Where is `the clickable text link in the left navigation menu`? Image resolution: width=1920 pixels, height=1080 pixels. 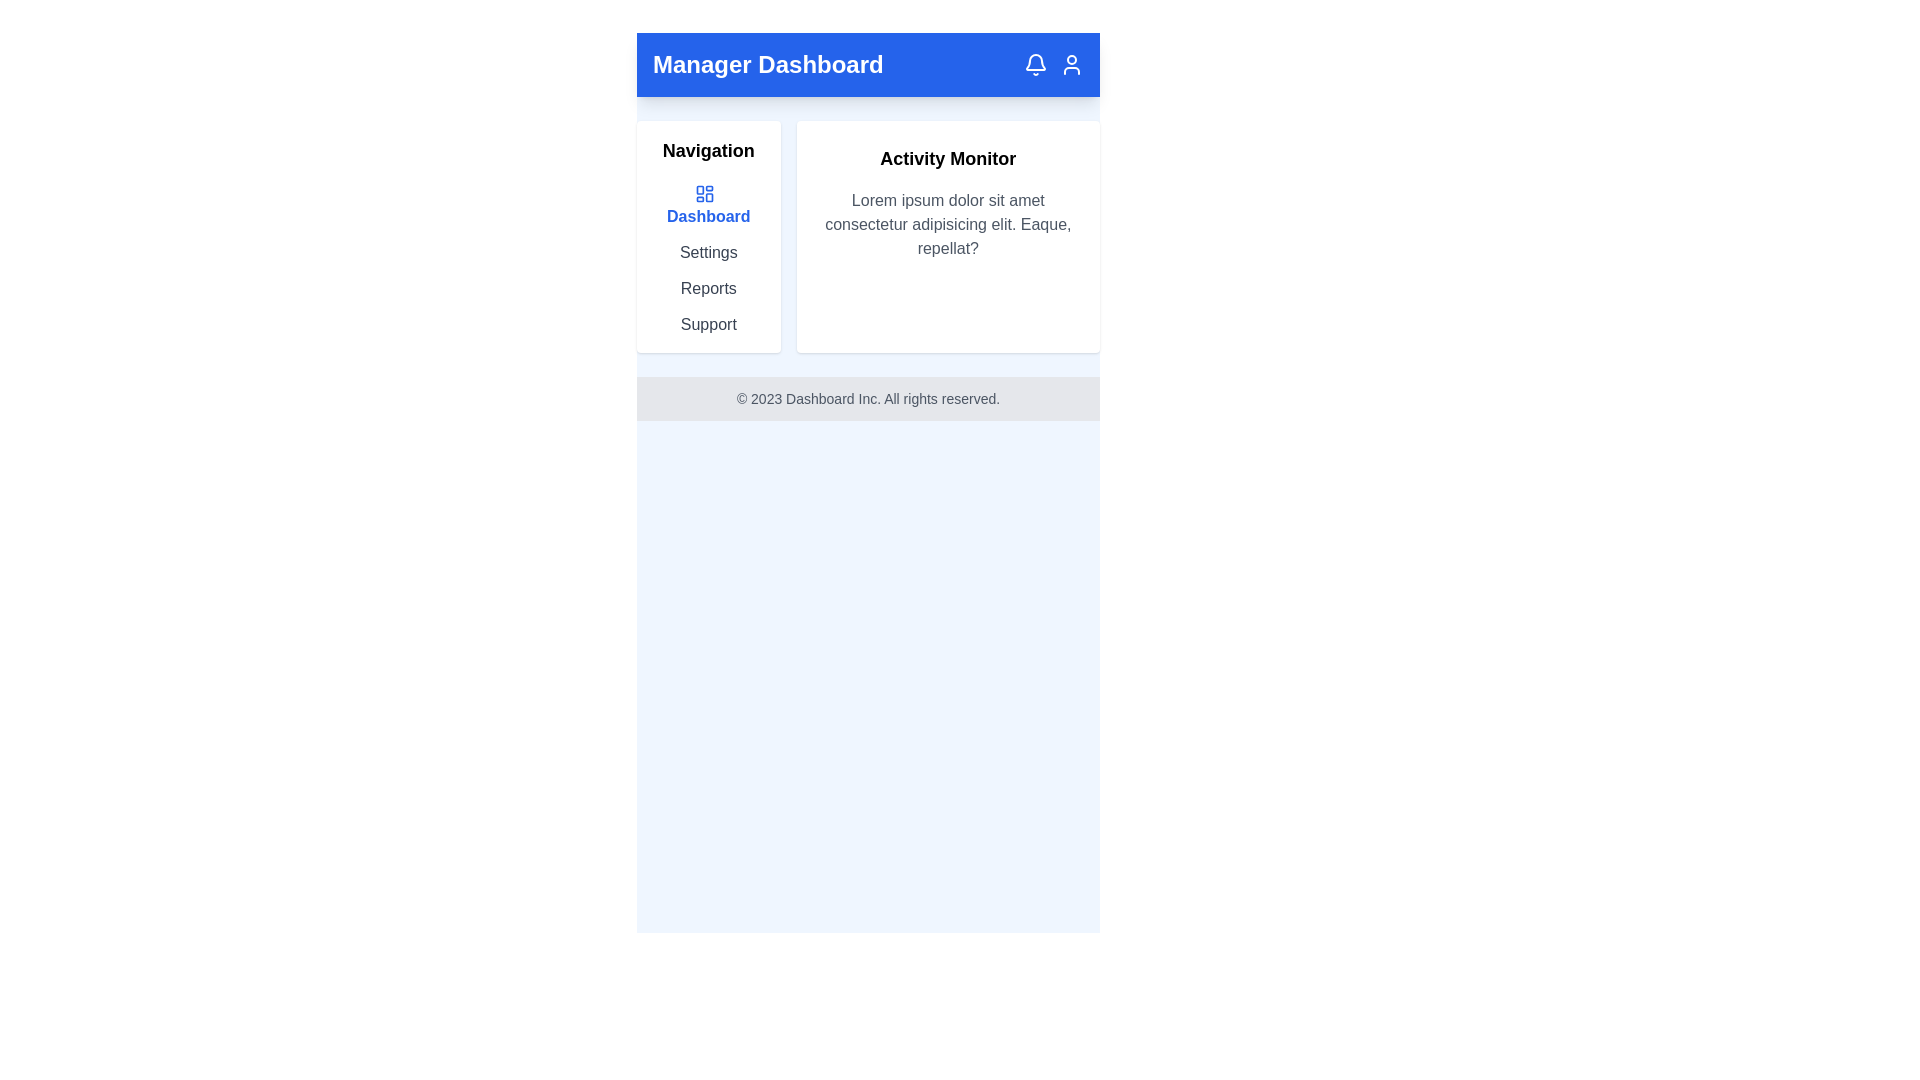 the clickable text link in the left navigation menu is located at coordinates (708, 252).